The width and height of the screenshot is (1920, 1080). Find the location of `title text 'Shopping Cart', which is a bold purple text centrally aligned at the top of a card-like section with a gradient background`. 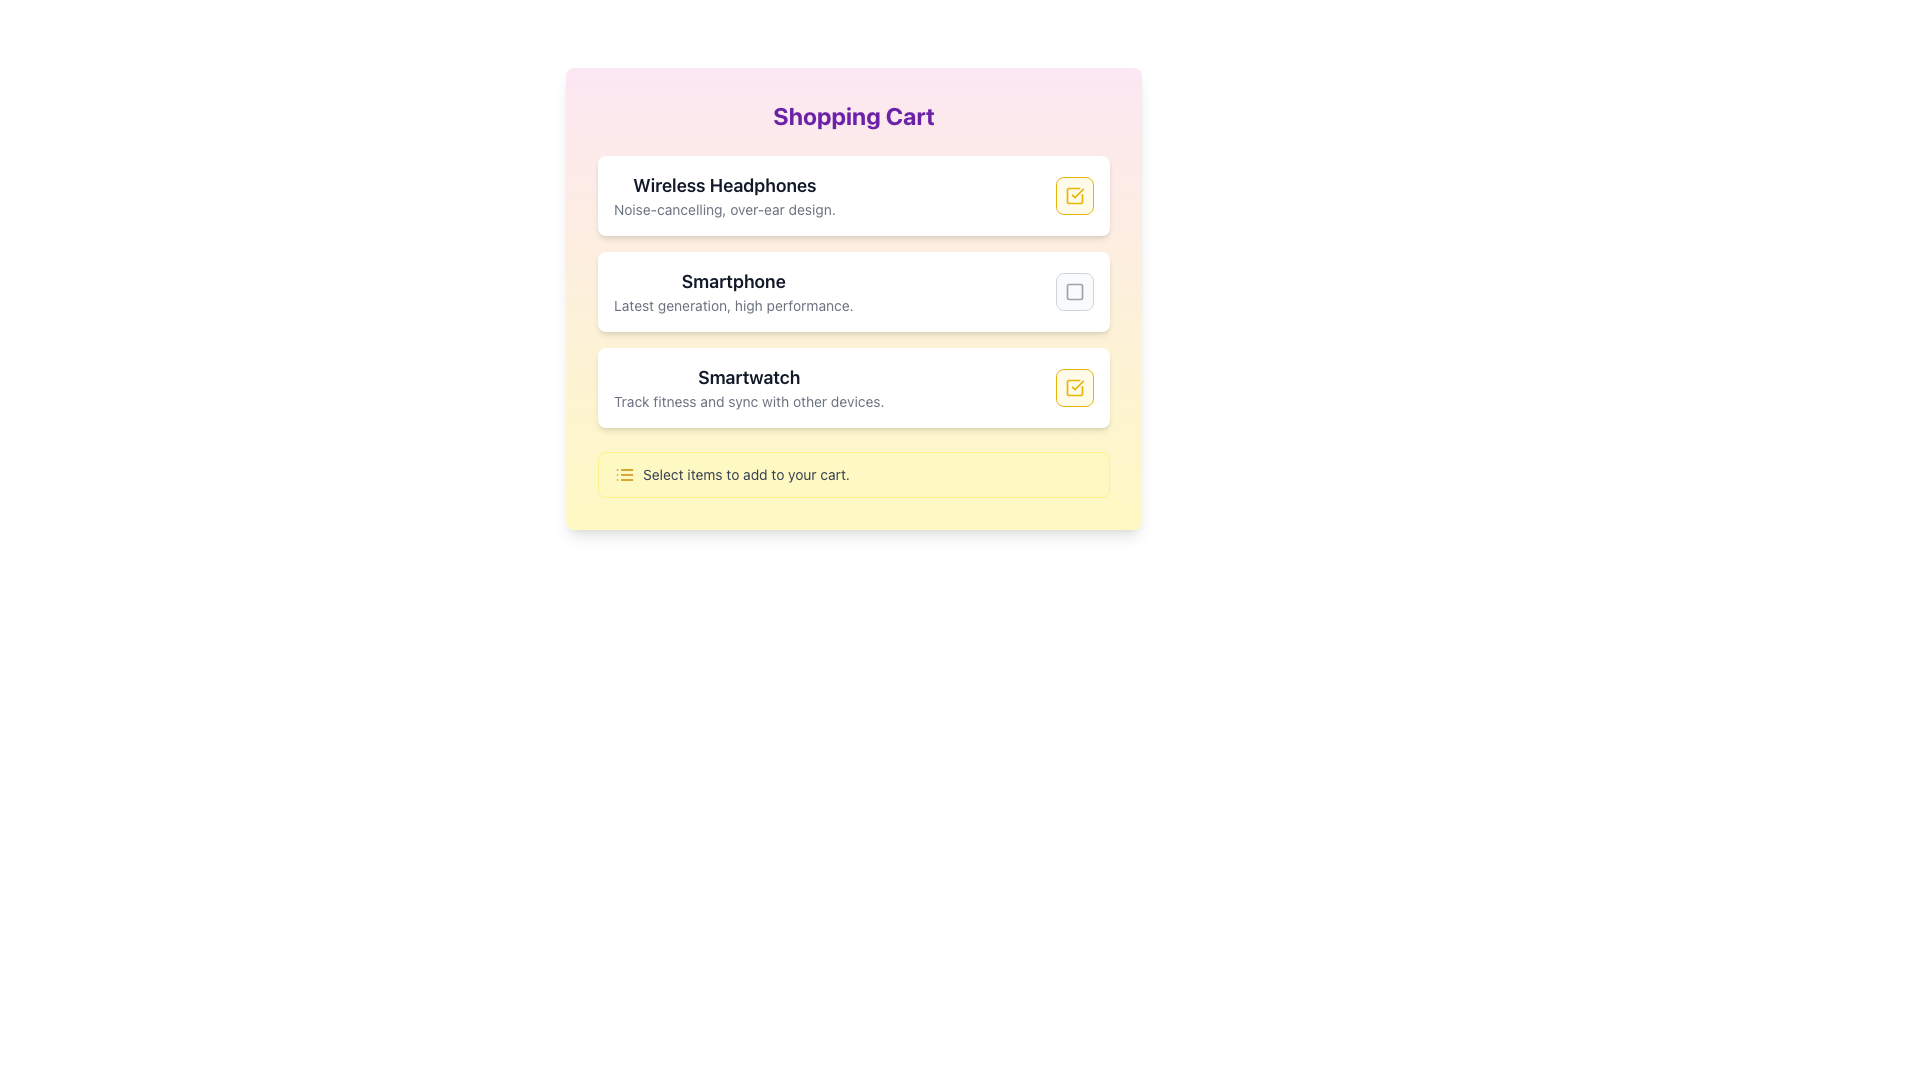

title text 'Shopping Cart', which is a bold purple text centrally aligned at the top of a card-like section with a gradient background is located at coordinates (854, 115).